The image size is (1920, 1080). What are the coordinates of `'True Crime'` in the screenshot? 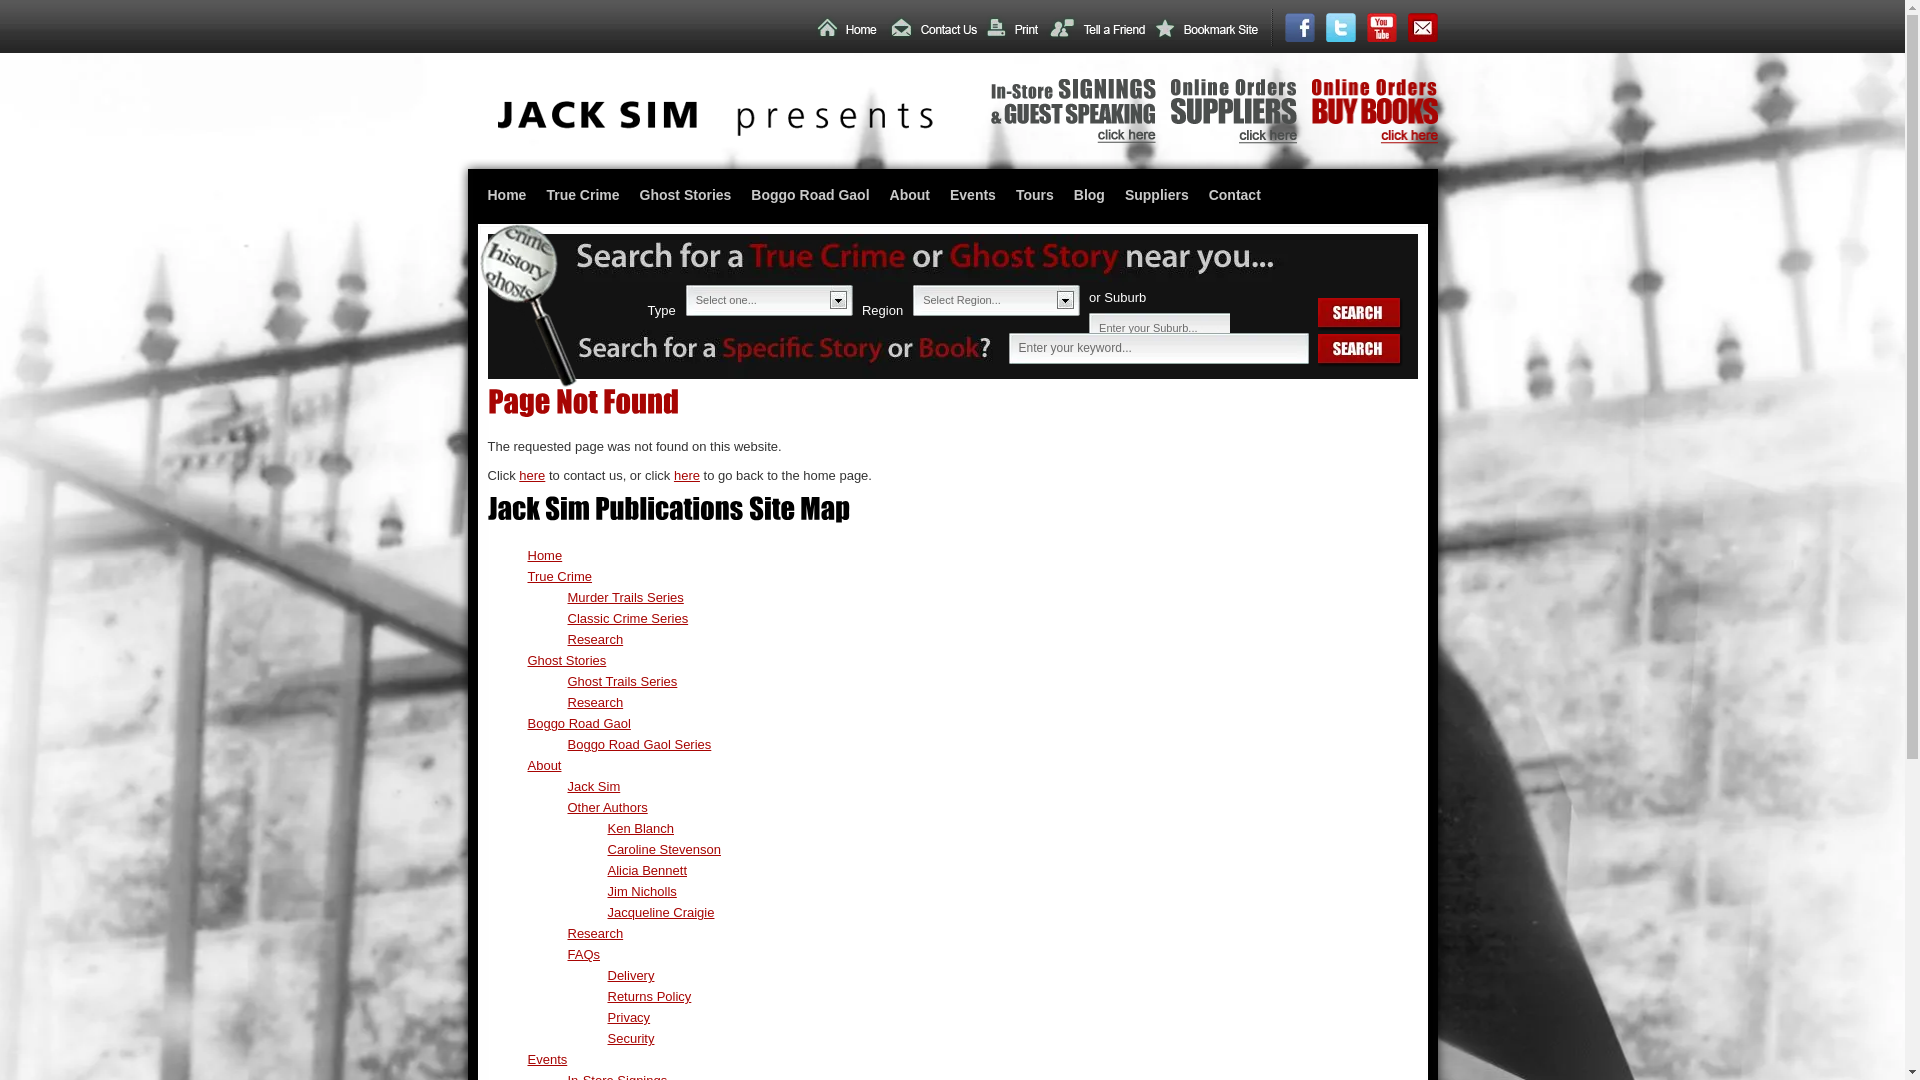 It's located at (560, 576).